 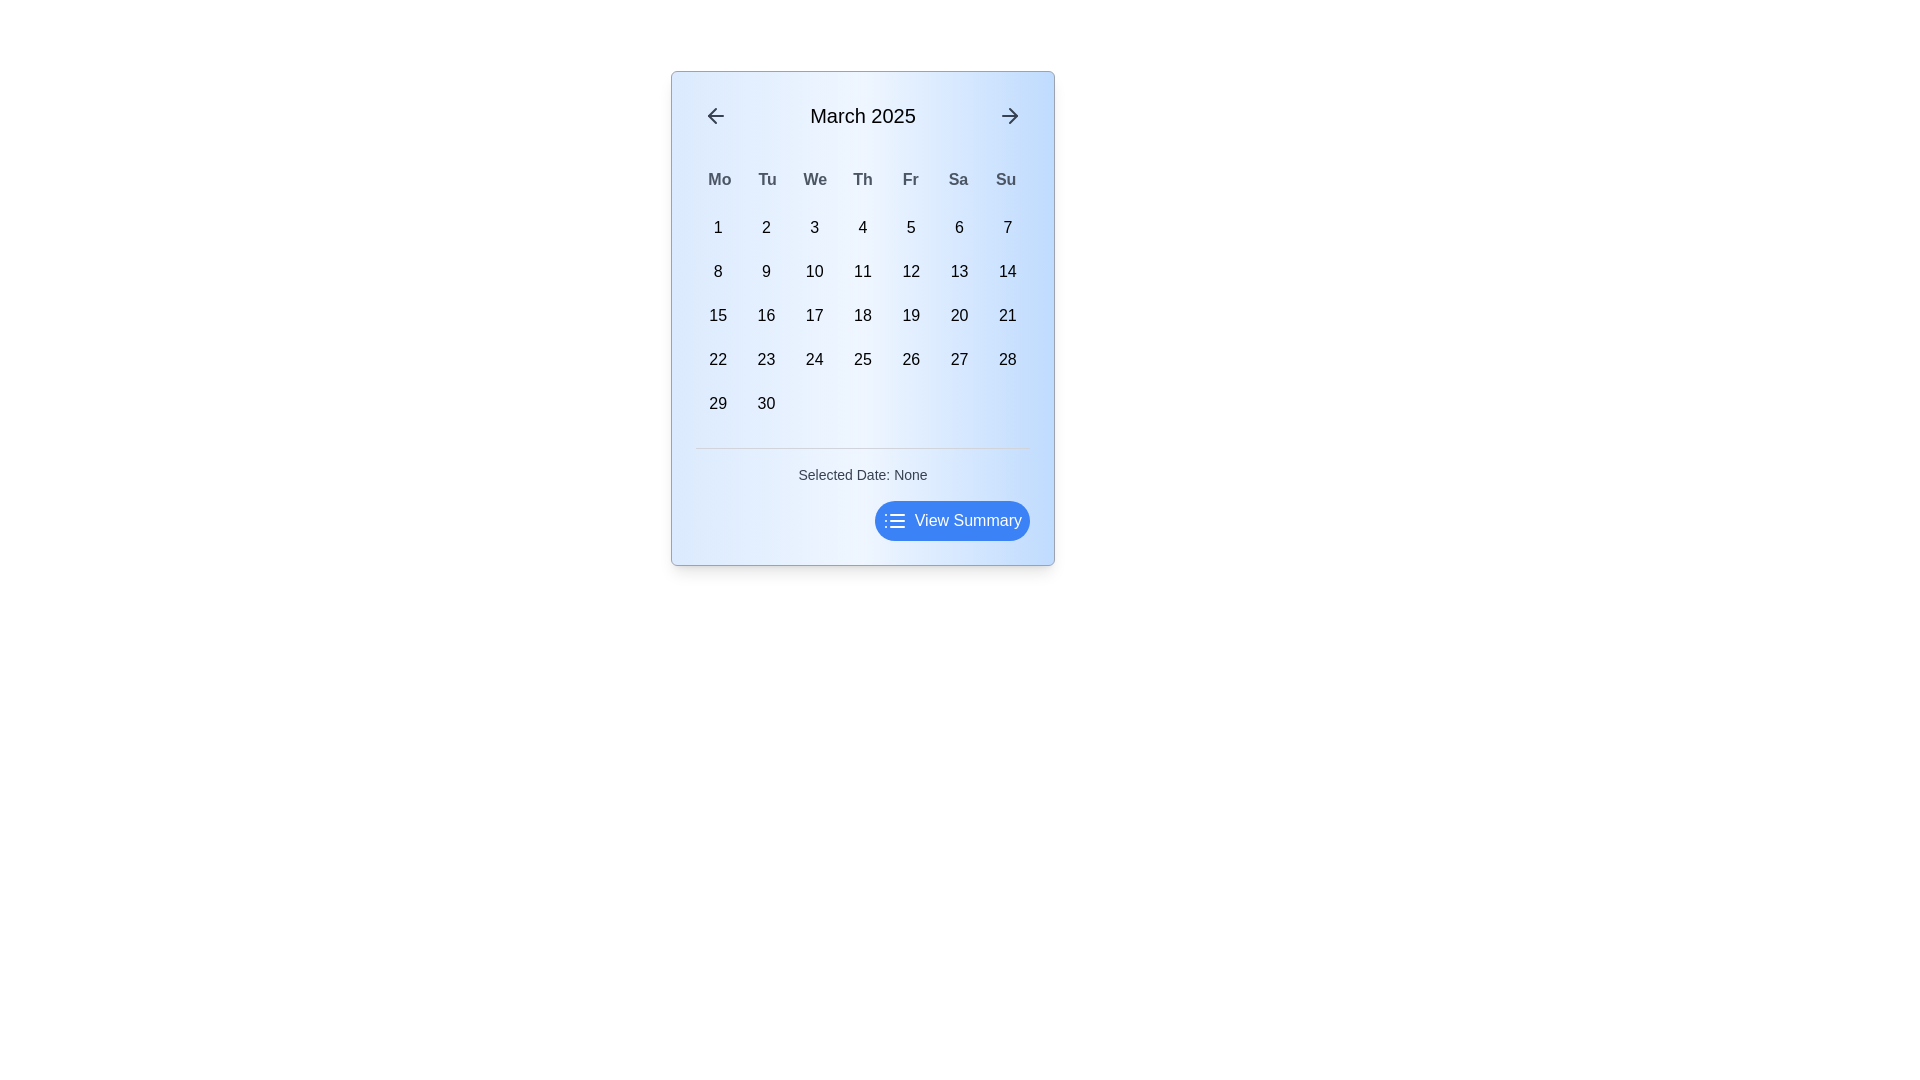 What do you see at coordinates (910, 226) in the screenshot?
I see `the selectable button representing the date '5' in the calendar widget` at bounding box center [910, 226].